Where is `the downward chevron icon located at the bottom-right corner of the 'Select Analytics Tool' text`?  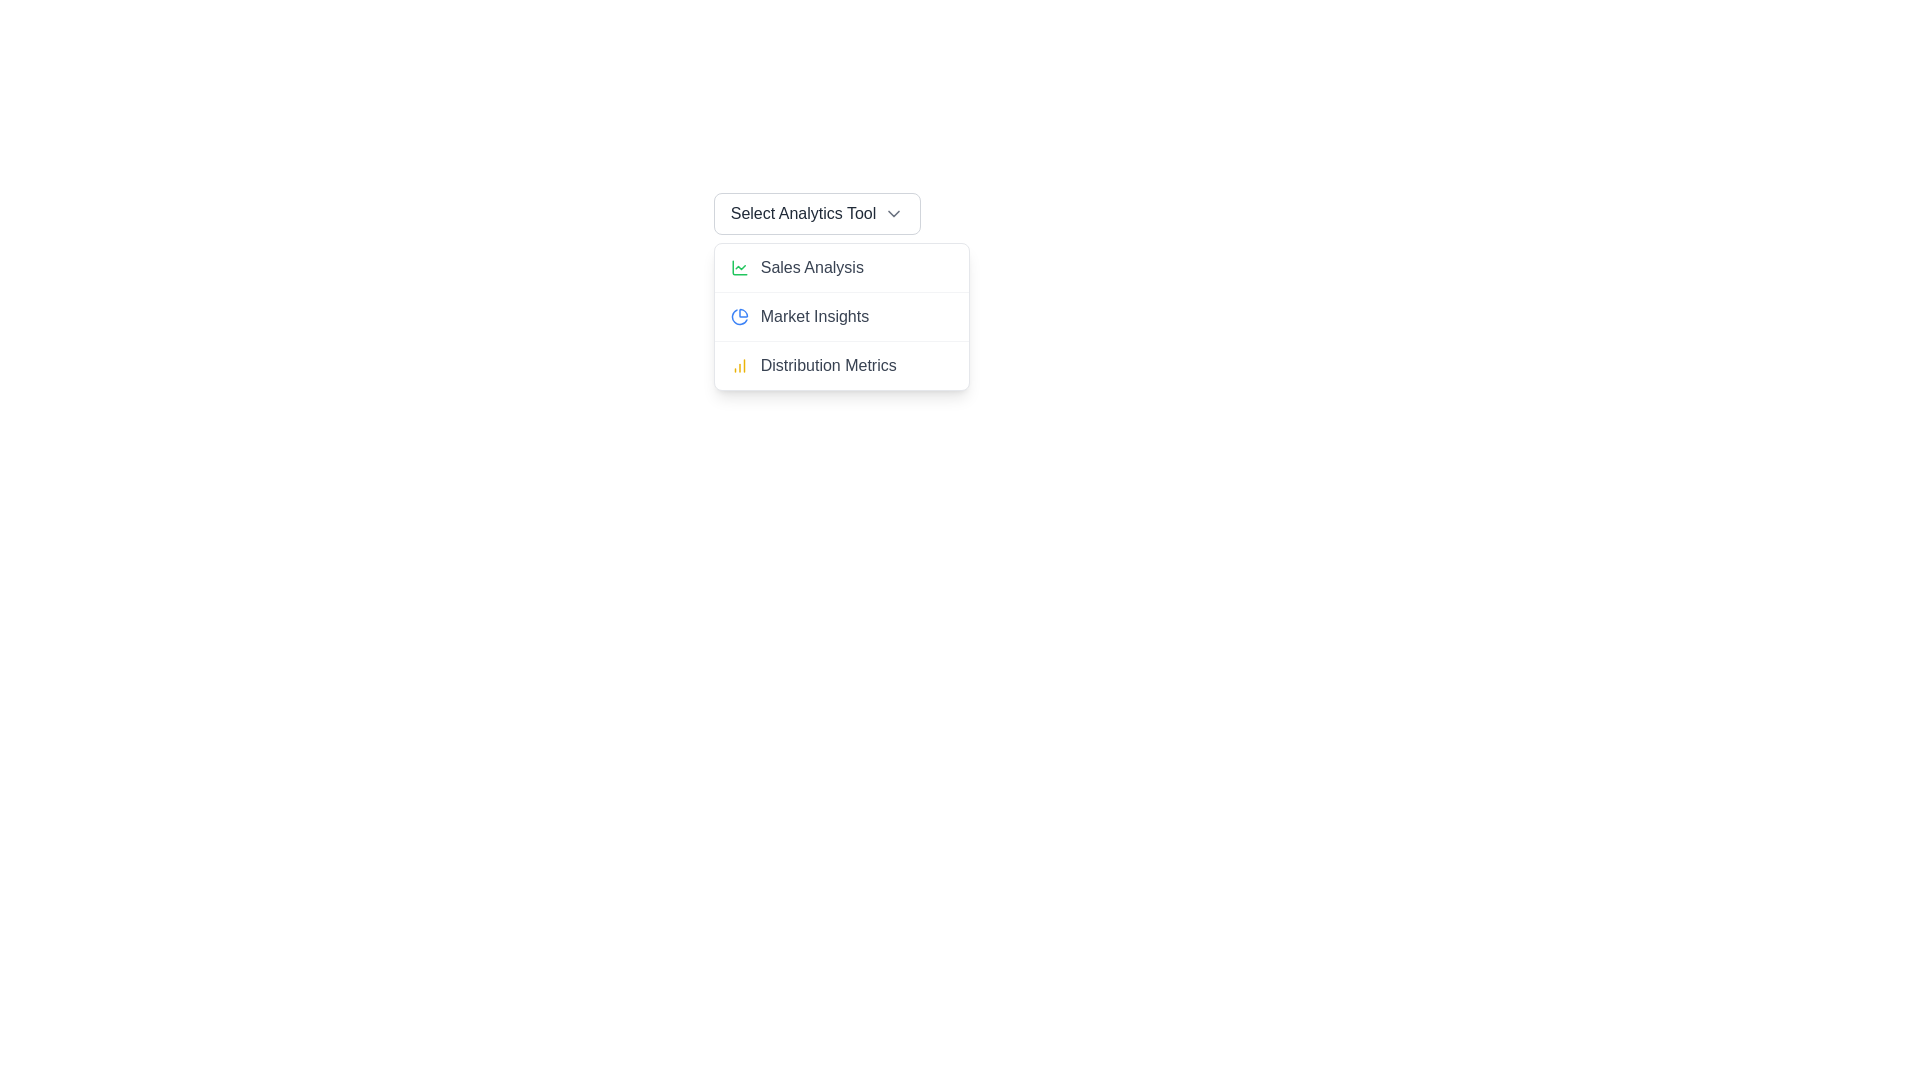 the downward chevron icon located at the bottom-right corner of the 'Select Analytics Tool' text is located at coordinates (893, 213).